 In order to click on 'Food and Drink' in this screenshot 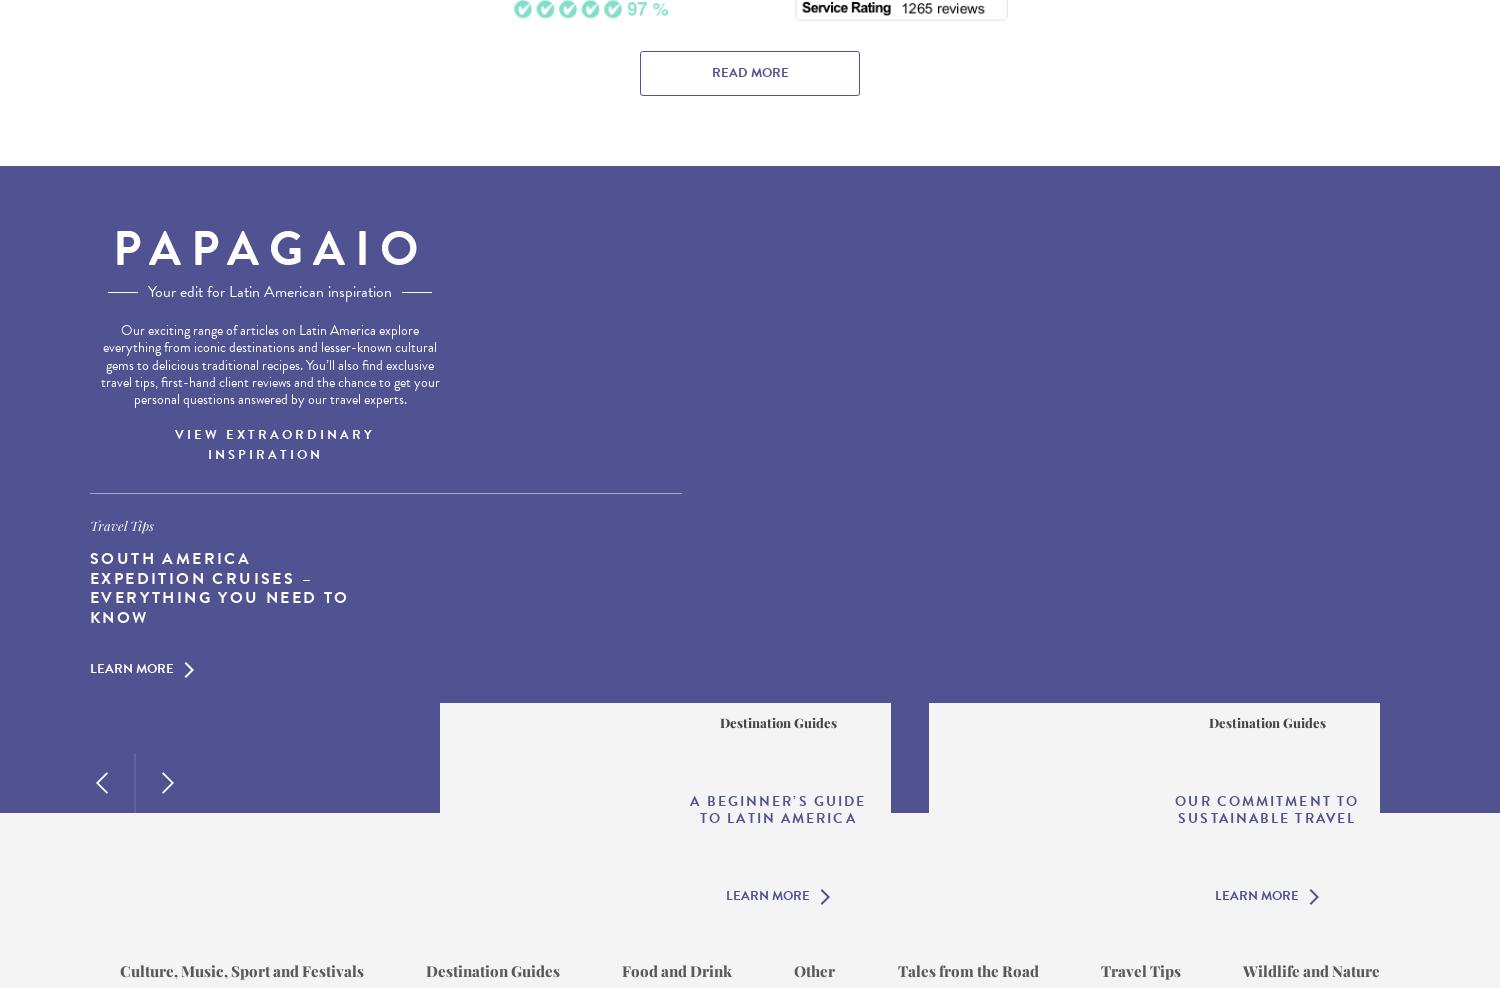, I will do `click(676, 971)`.